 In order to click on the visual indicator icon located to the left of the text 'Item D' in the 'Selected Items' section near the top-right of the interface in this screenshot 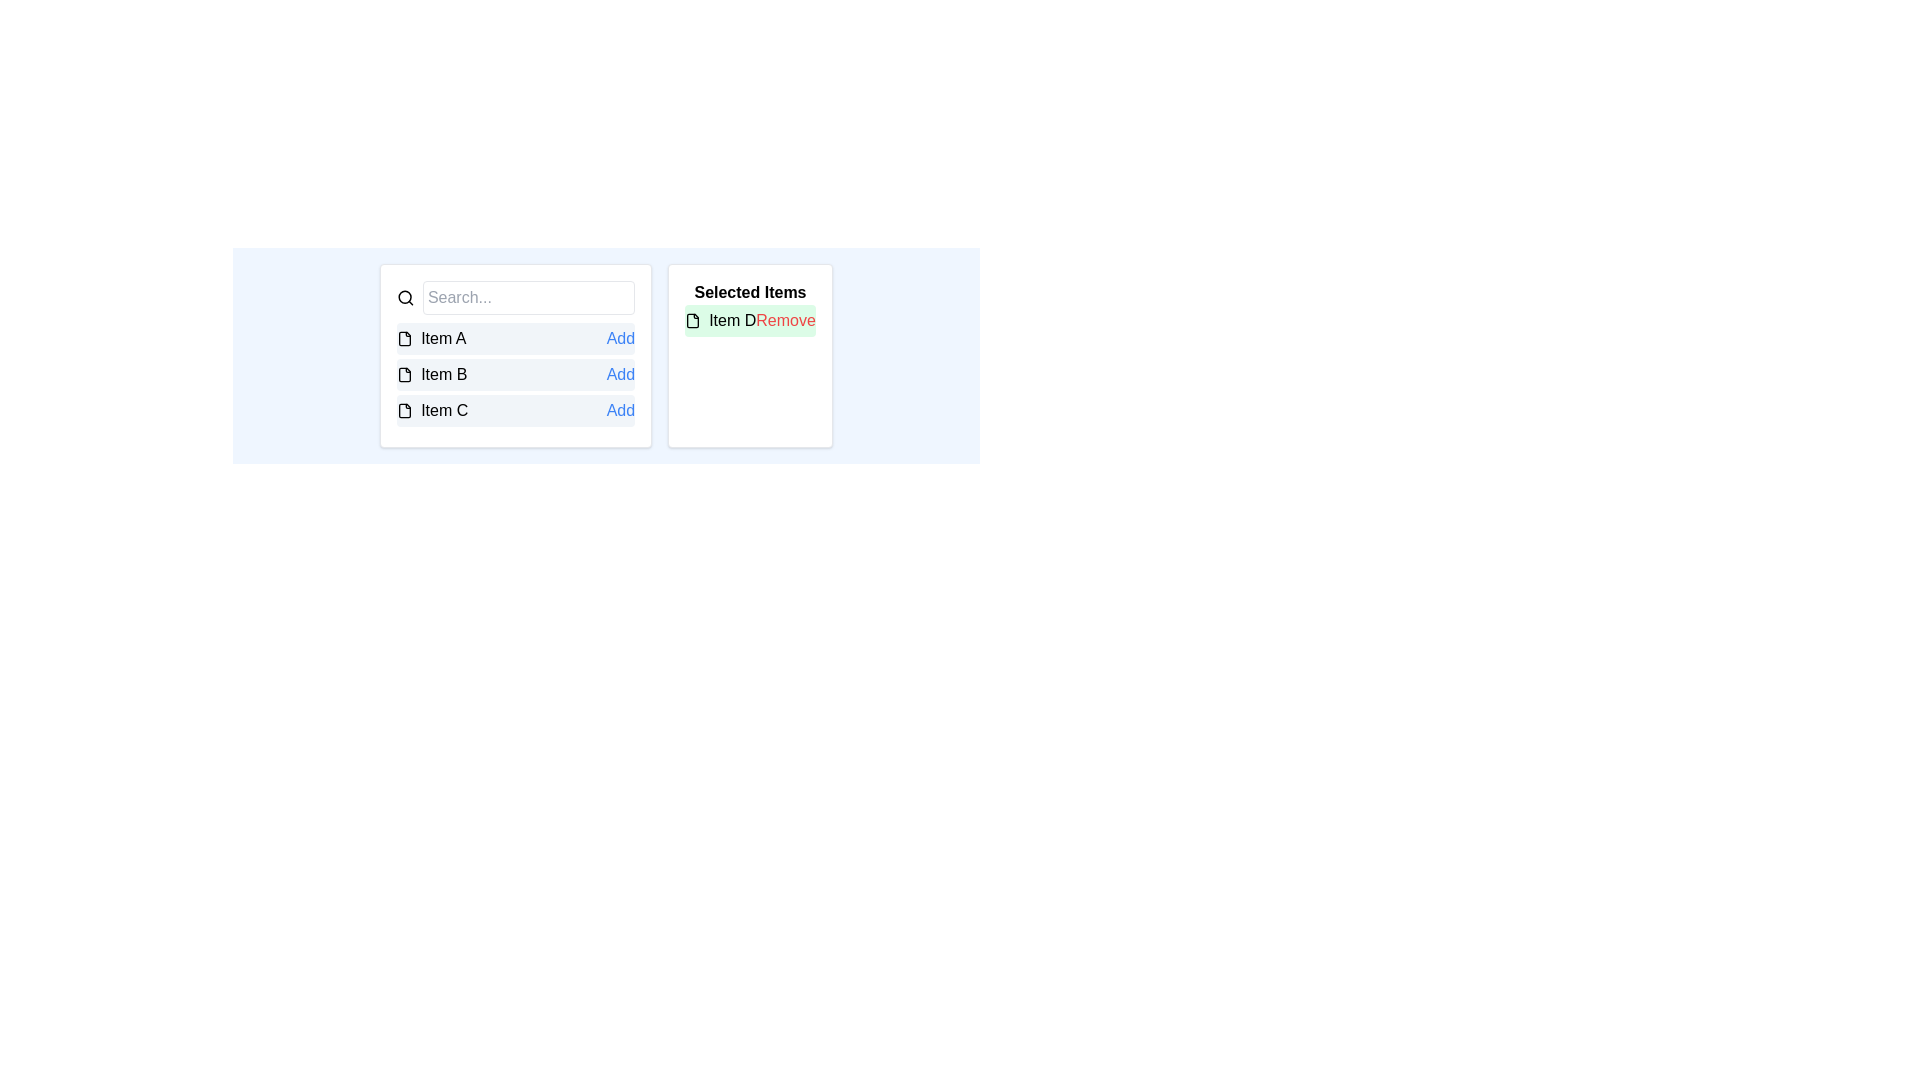, I will do `click(693, 319)`.